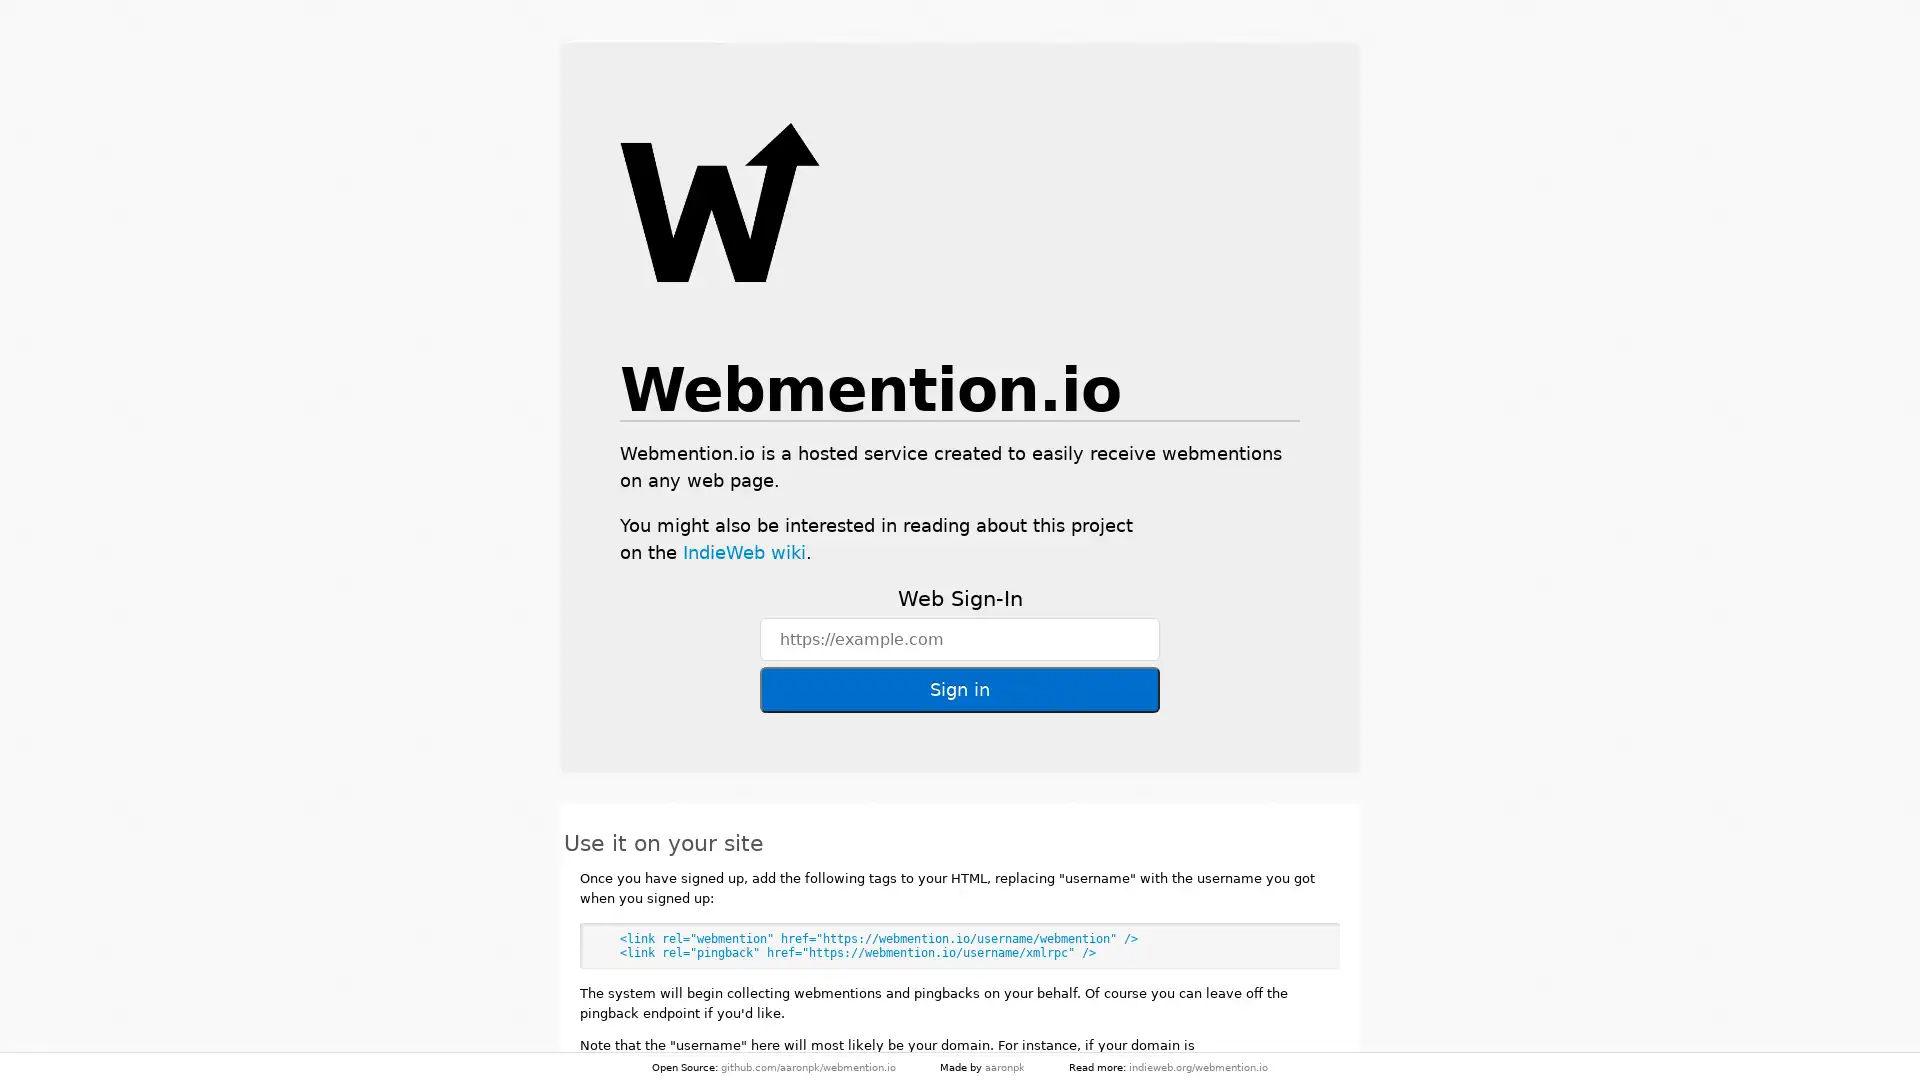 The height and width of the screenshot is (1080, 1920). Describe the element at coordinates (960, 689) in the screenshot. I see `Sign in` at that location.